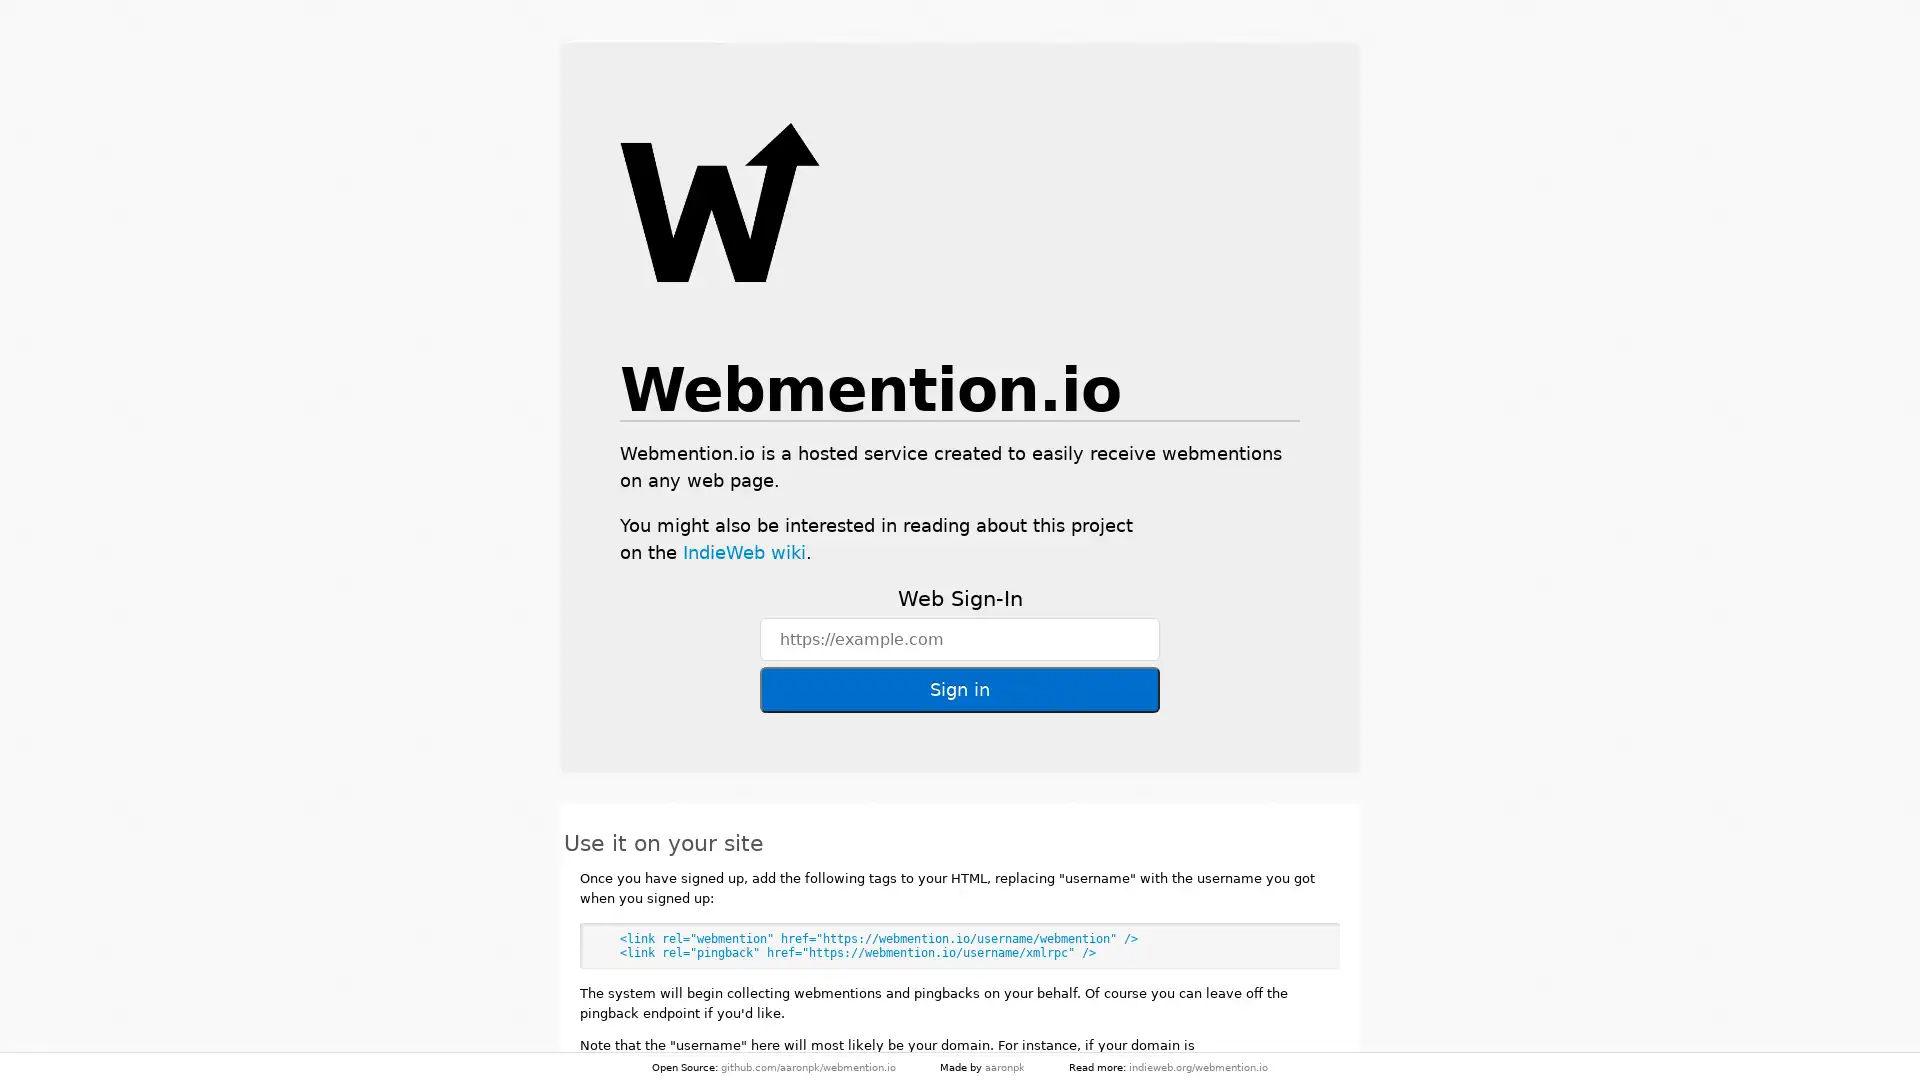 The height and width of the screenshot is (1080, 1920). Describe the element at coordinates (960, 689) in the screenshot. I see `Sign in` at that location.